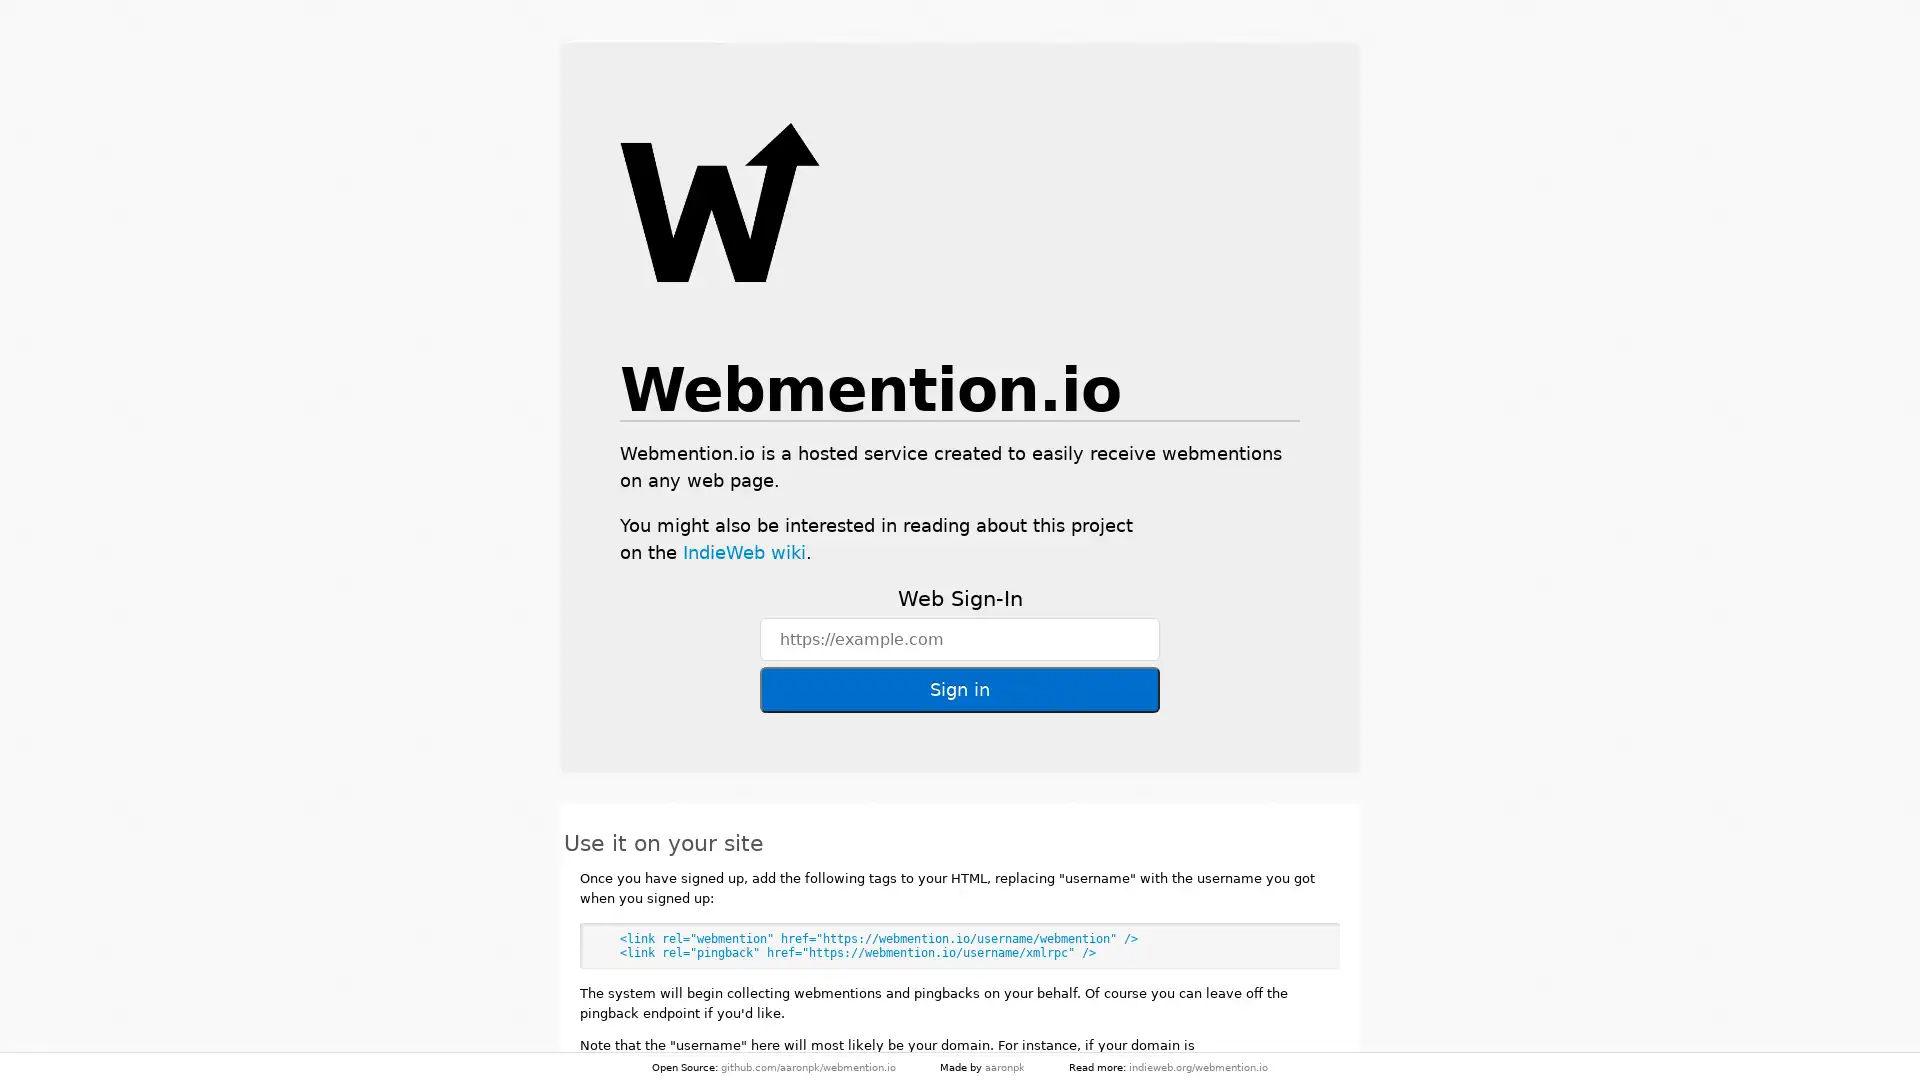 The height and width of the screenshot is (1080, 1920). Describe the element at coordinates (960, 689) in the screenshot. I see `Sign in` at that location.